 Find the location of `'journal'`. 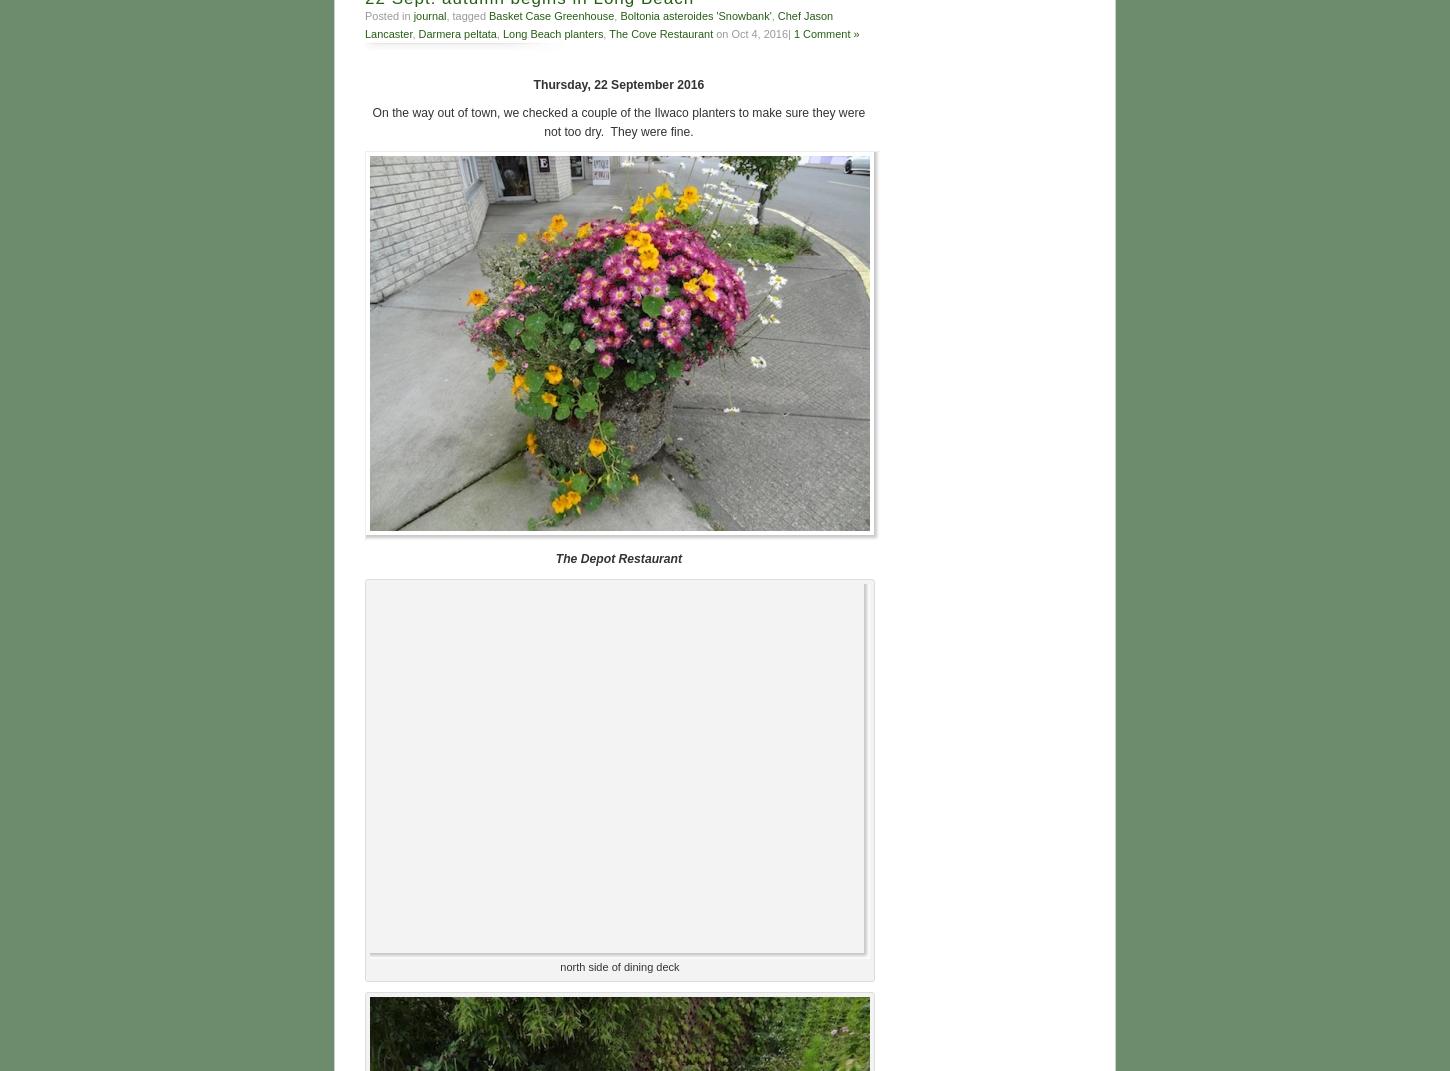

'journal' is located at coordinates (428, 14).